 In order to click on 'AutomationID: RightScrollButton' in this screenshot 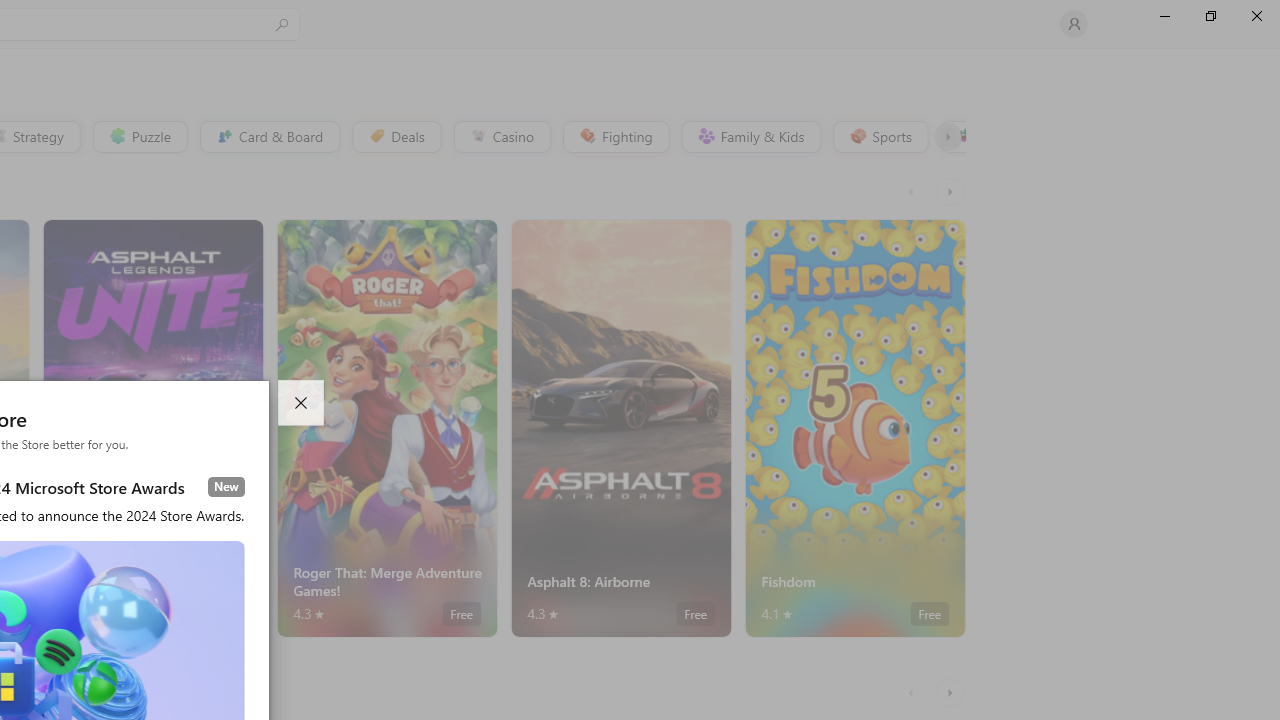, I will do `click(951, 692)`.